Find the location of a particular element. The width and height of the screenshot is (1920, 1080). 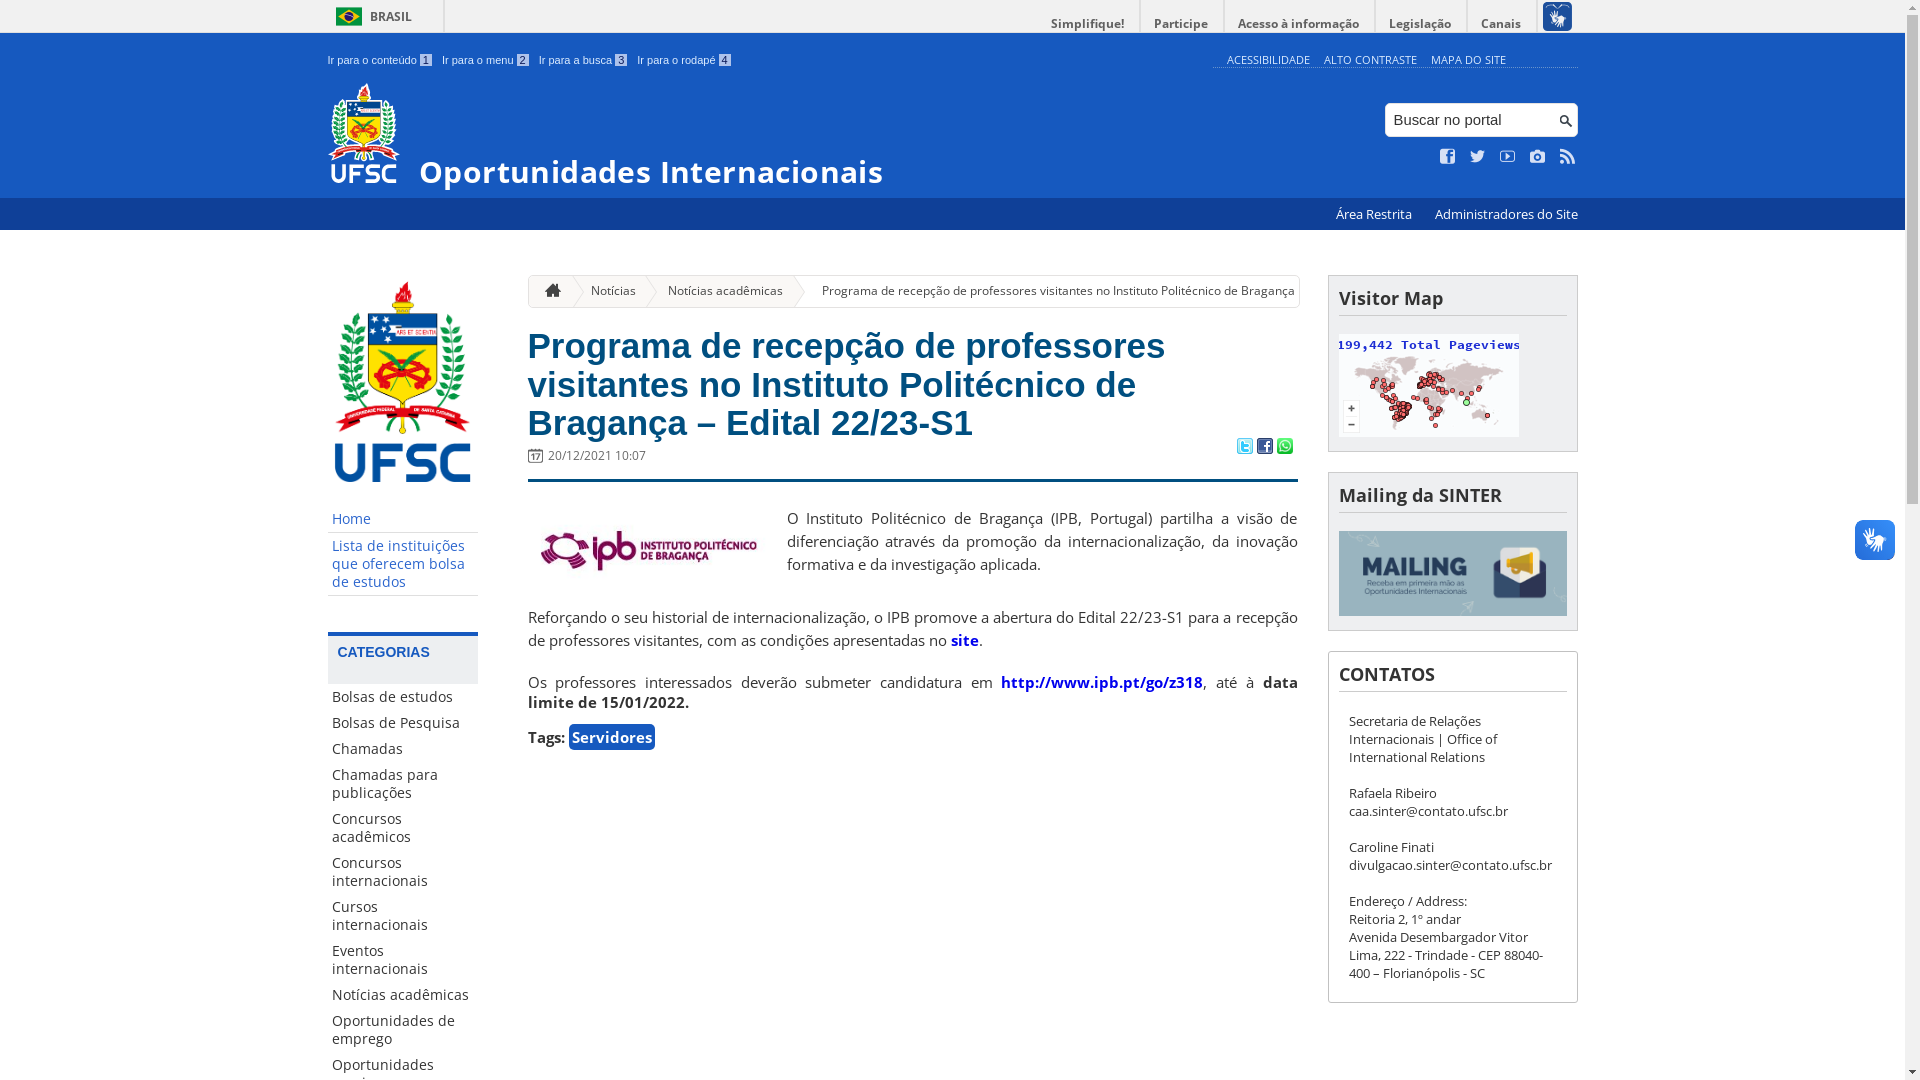

'ACESSIBILIDADE' is located at coordinates (1266, 58).